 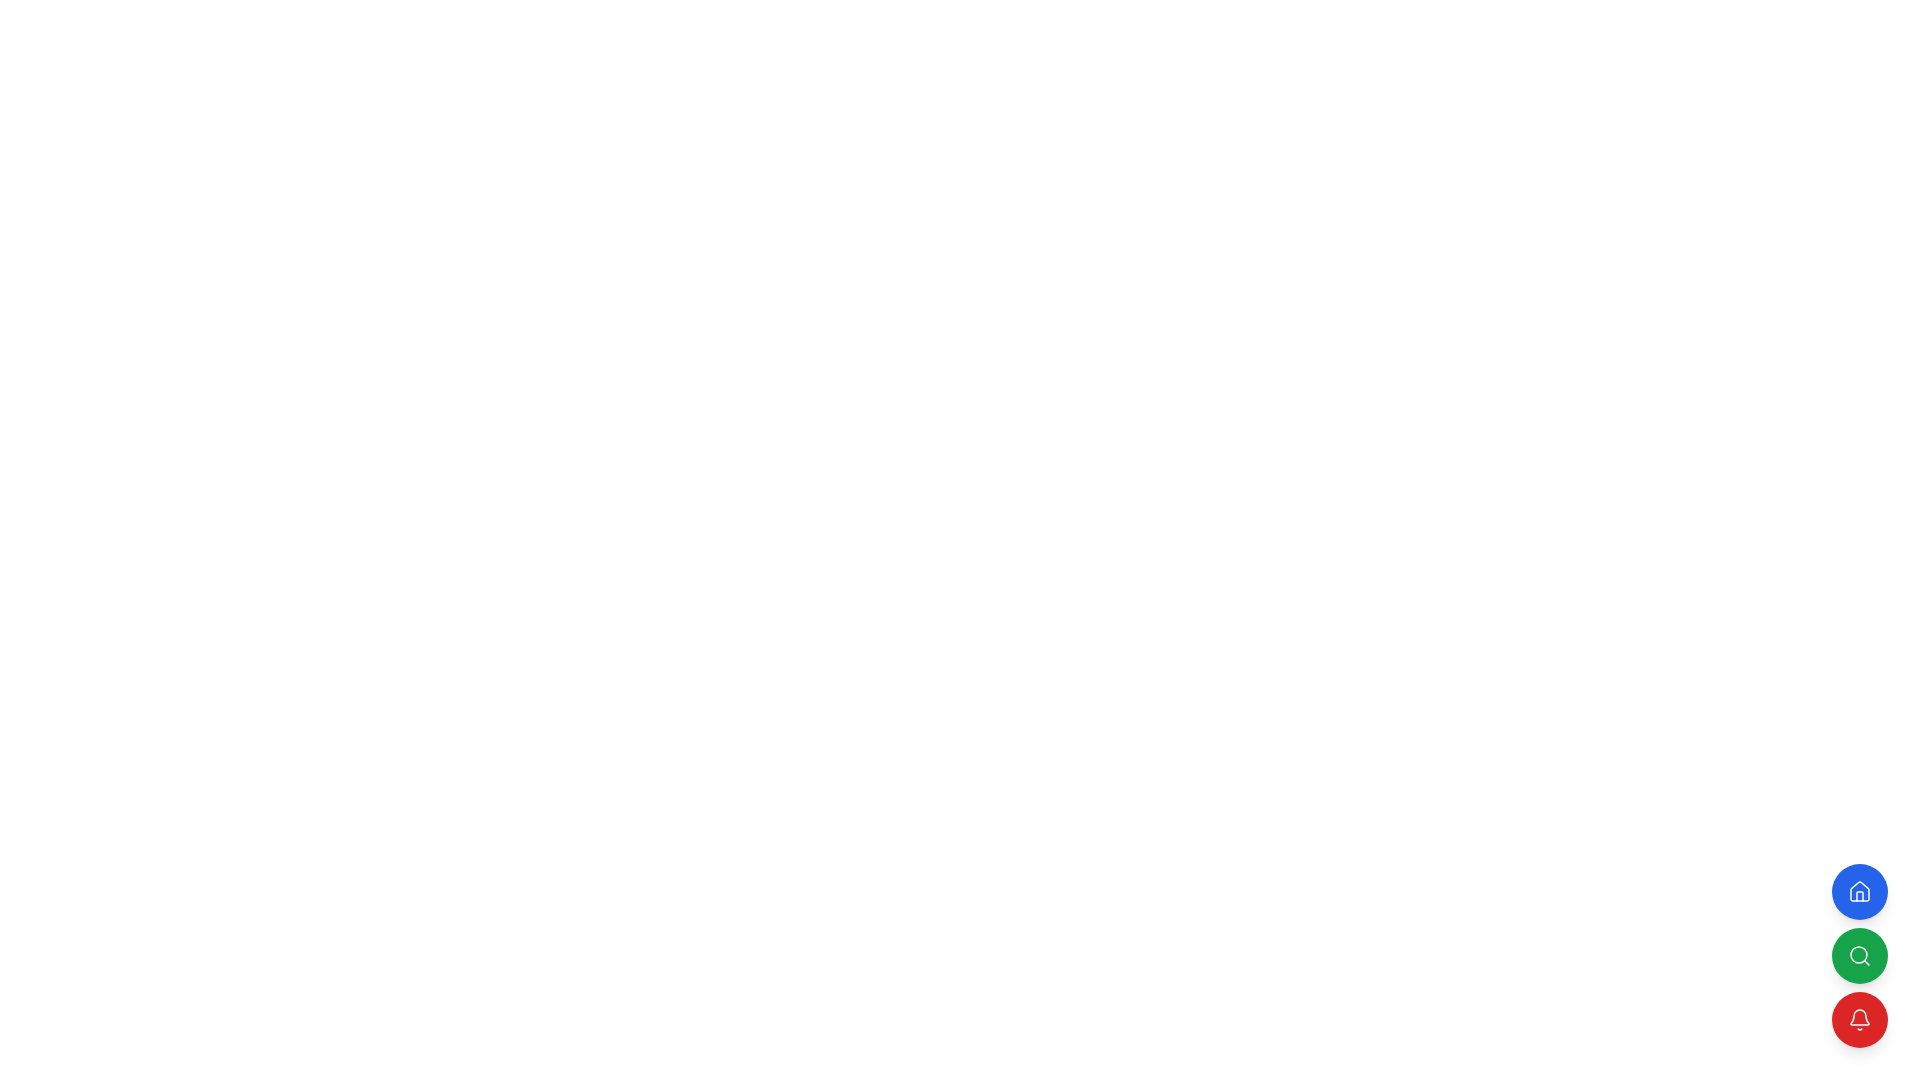 What do you see at coordinates (1859, 955) in the screenshot?
I see `the circular green button with a white search icon in the center` at bounding box center [1859, 955].